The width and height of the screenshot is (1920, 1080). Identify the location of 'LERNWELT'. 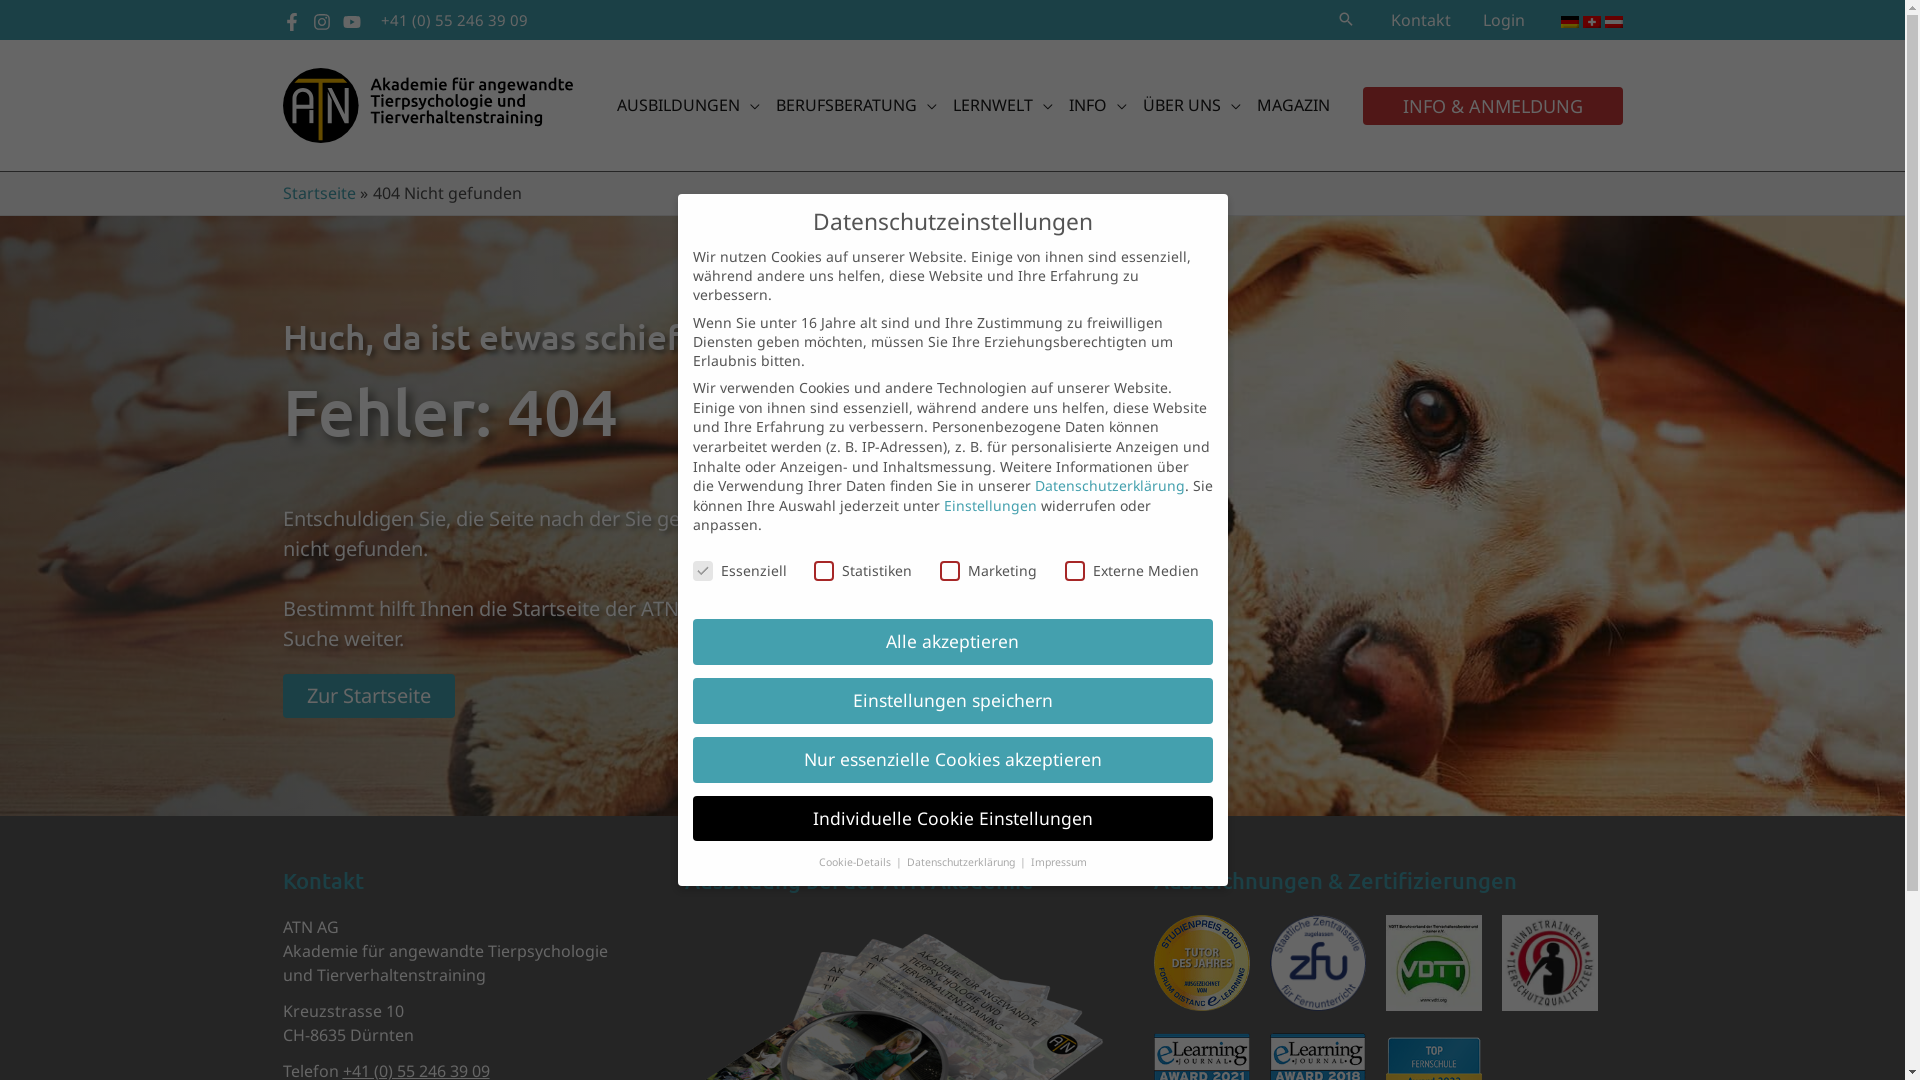
(943, 105).